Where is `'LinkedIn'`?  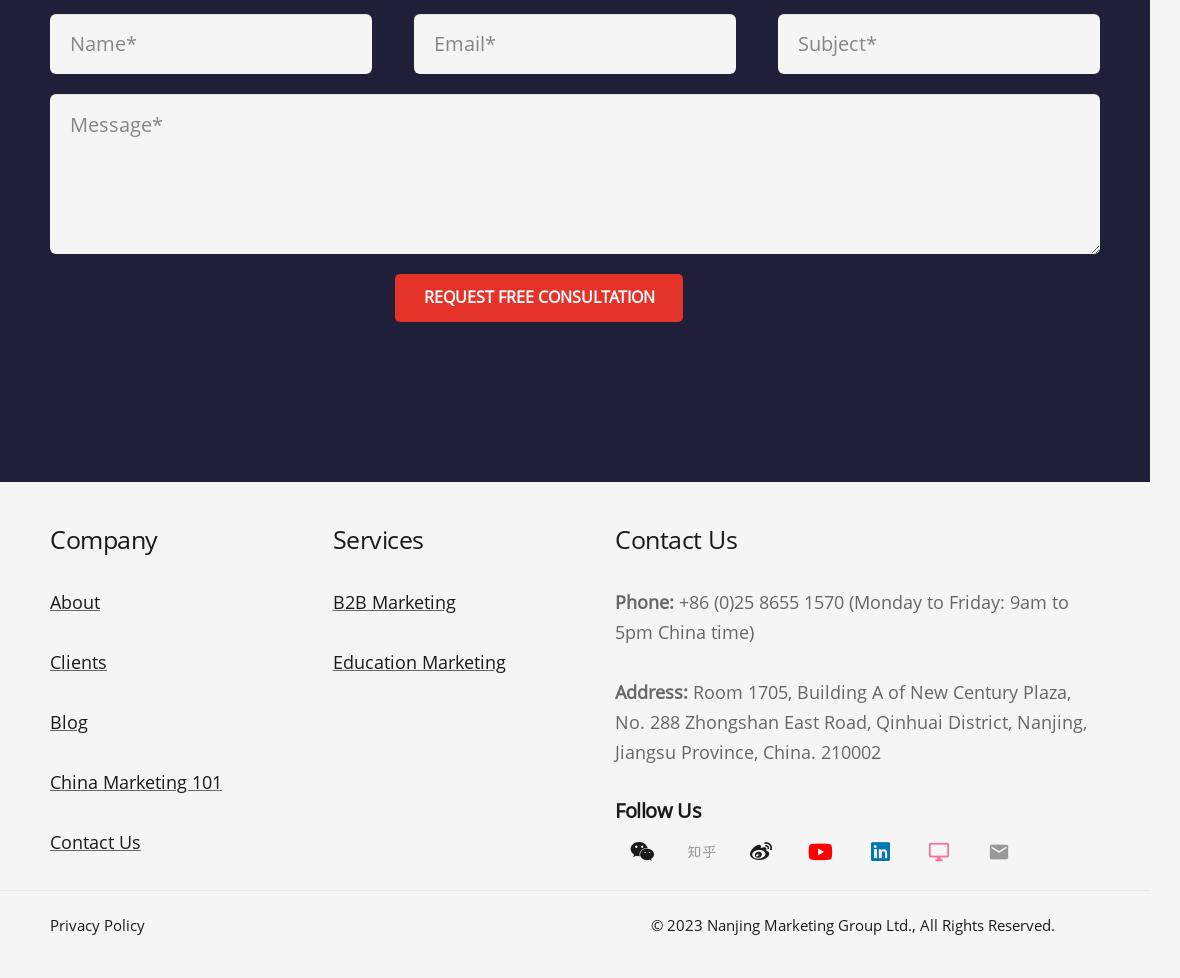 'LinkedIn' is located at coordinates (879, 772).